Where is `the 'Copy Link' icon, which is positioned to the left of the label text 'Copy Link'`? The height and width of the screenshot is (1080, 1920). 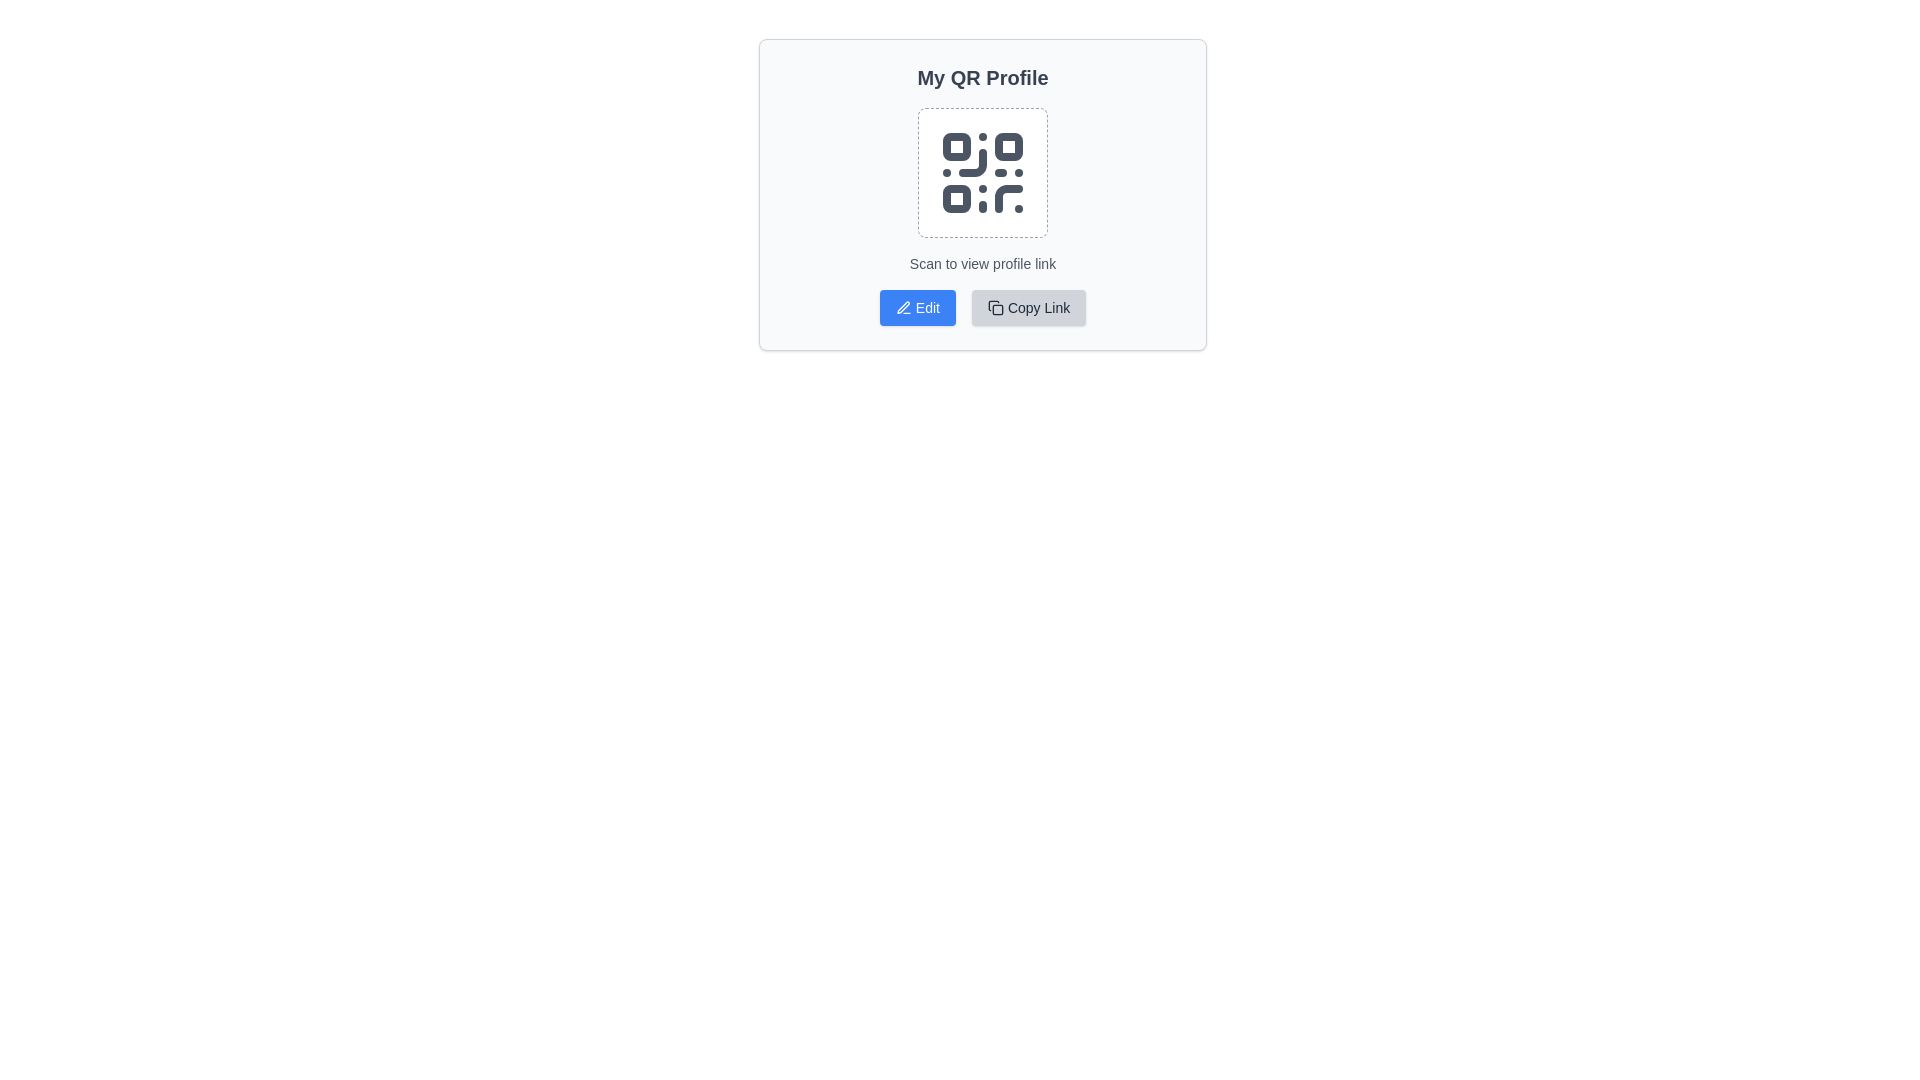
the 'Copy Link' icon, which is positioned to the left of the label text 'Copy Link' is located at coordinates (995, 308).